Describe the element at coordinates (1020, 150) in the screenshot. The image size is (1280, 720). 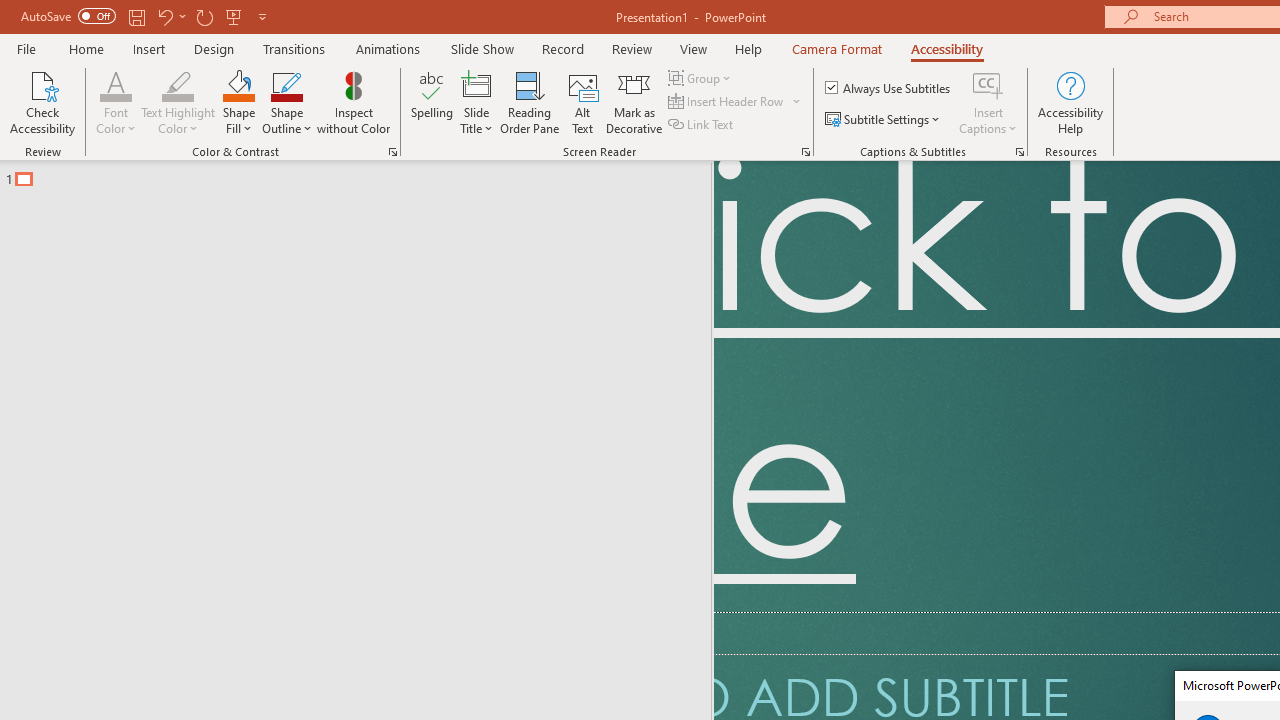
I see `'Captions & Subtitles'` at that location.